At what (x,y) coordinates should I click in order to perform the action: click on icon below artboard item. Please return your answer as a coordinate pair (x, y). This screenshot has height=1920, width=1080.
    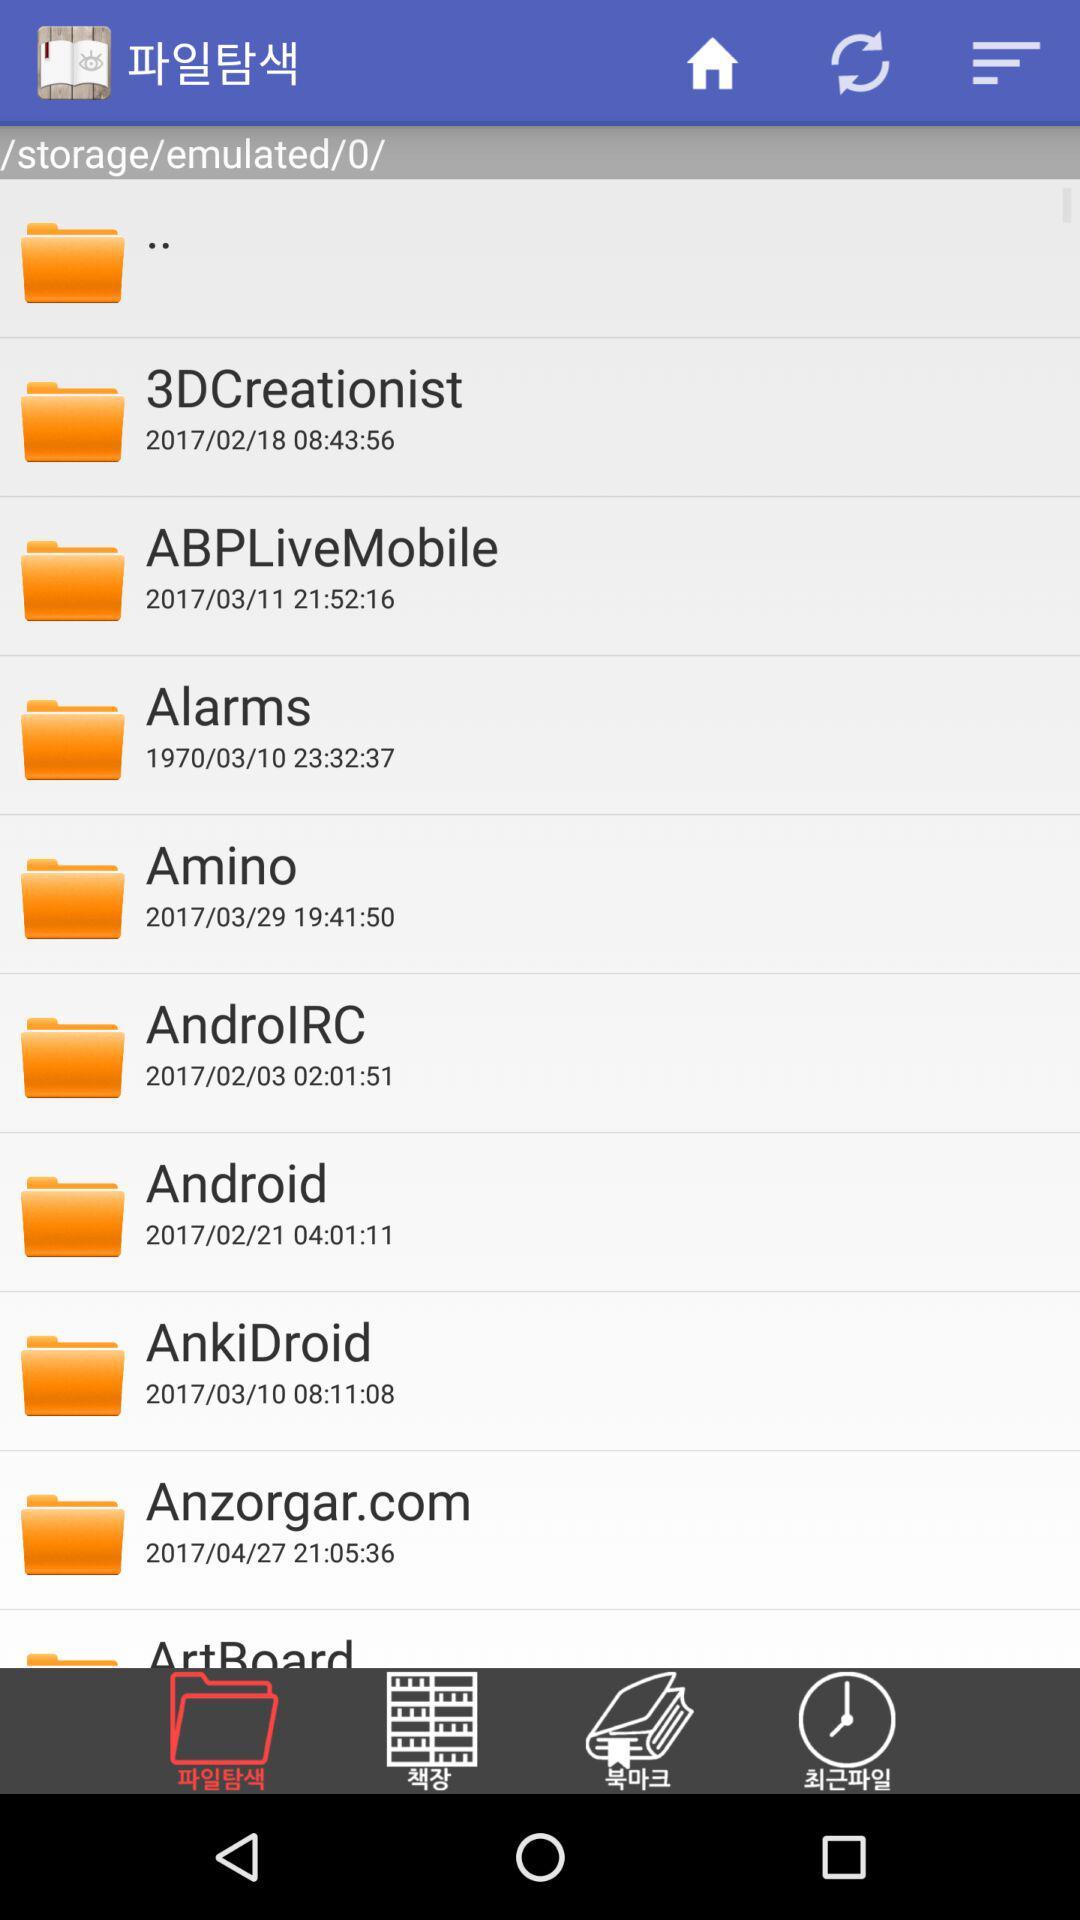
    Looking at the image, I should click on (870, 1730).